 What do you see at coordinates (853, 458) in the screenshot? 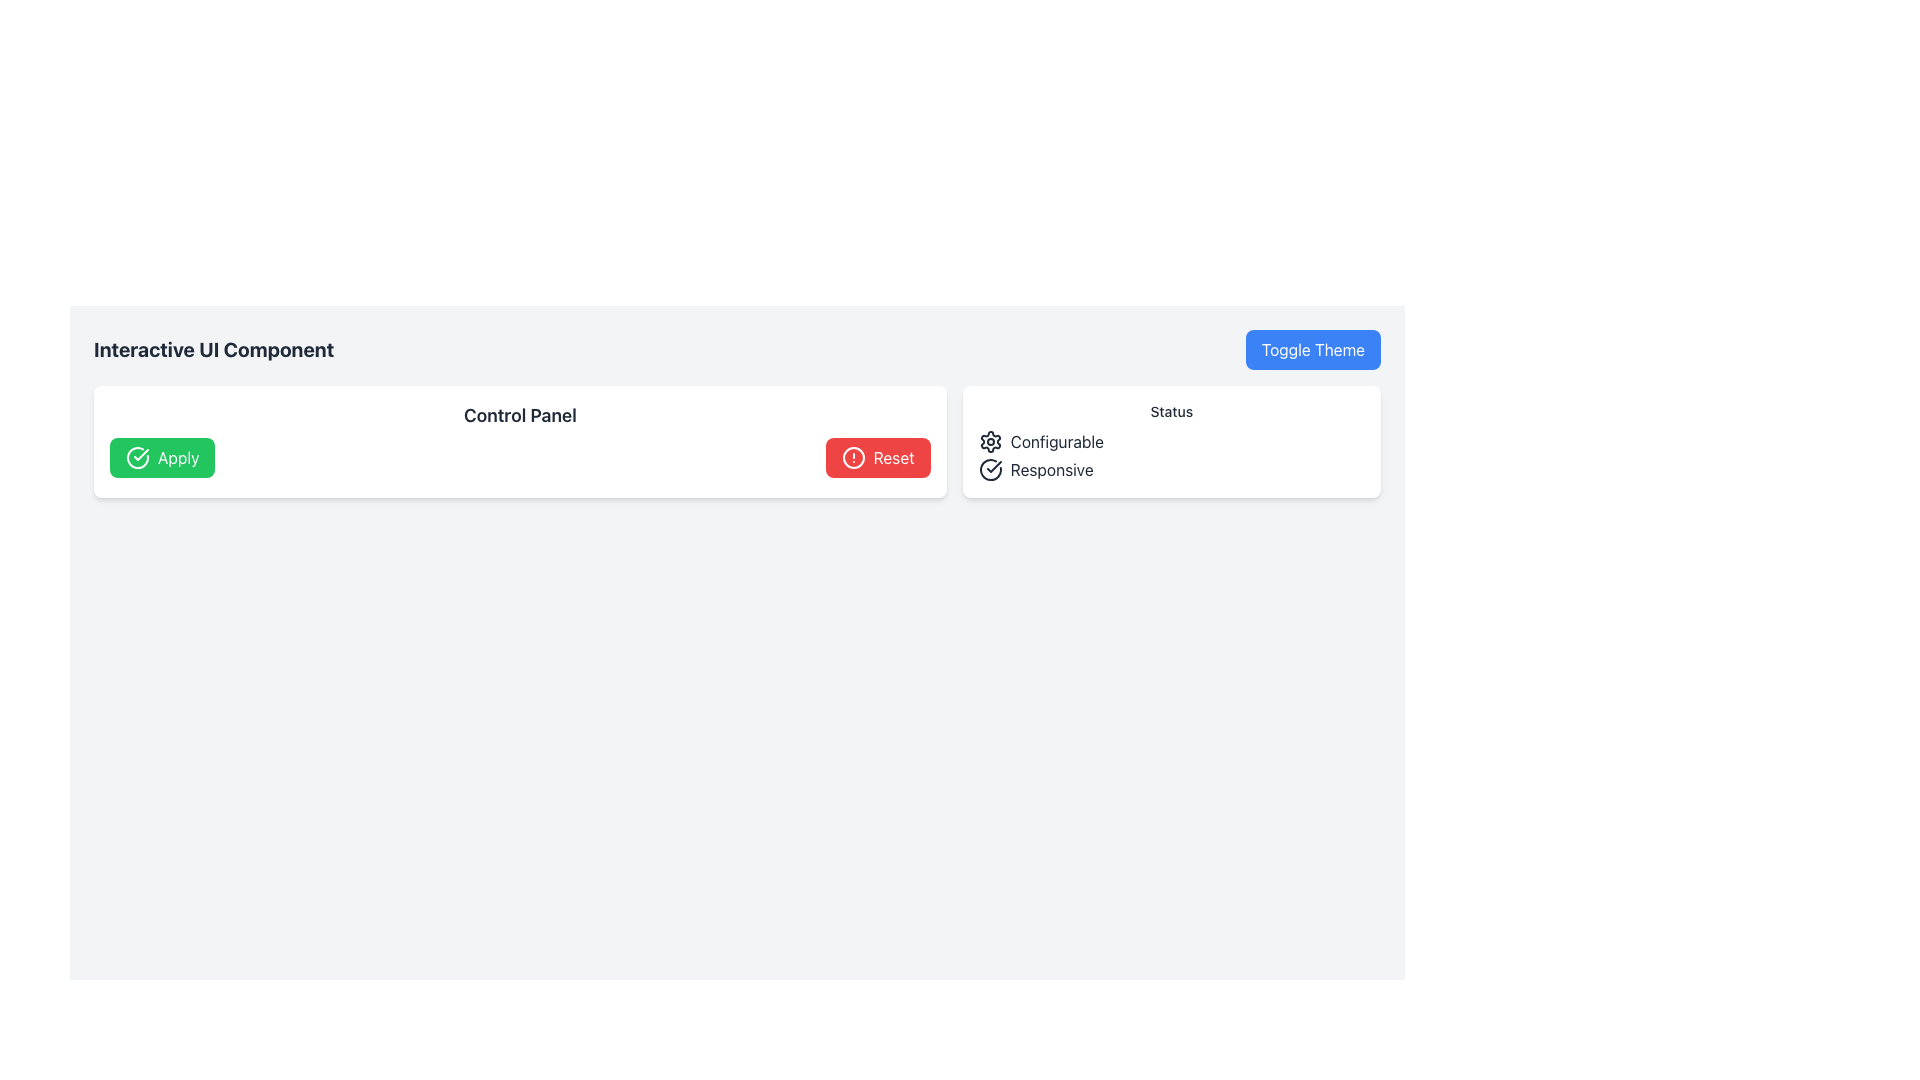
I see `the red circular icon with a warning symbol located within the 'Reset' button on the left side of the control panel` at bounding box center [853, 458].